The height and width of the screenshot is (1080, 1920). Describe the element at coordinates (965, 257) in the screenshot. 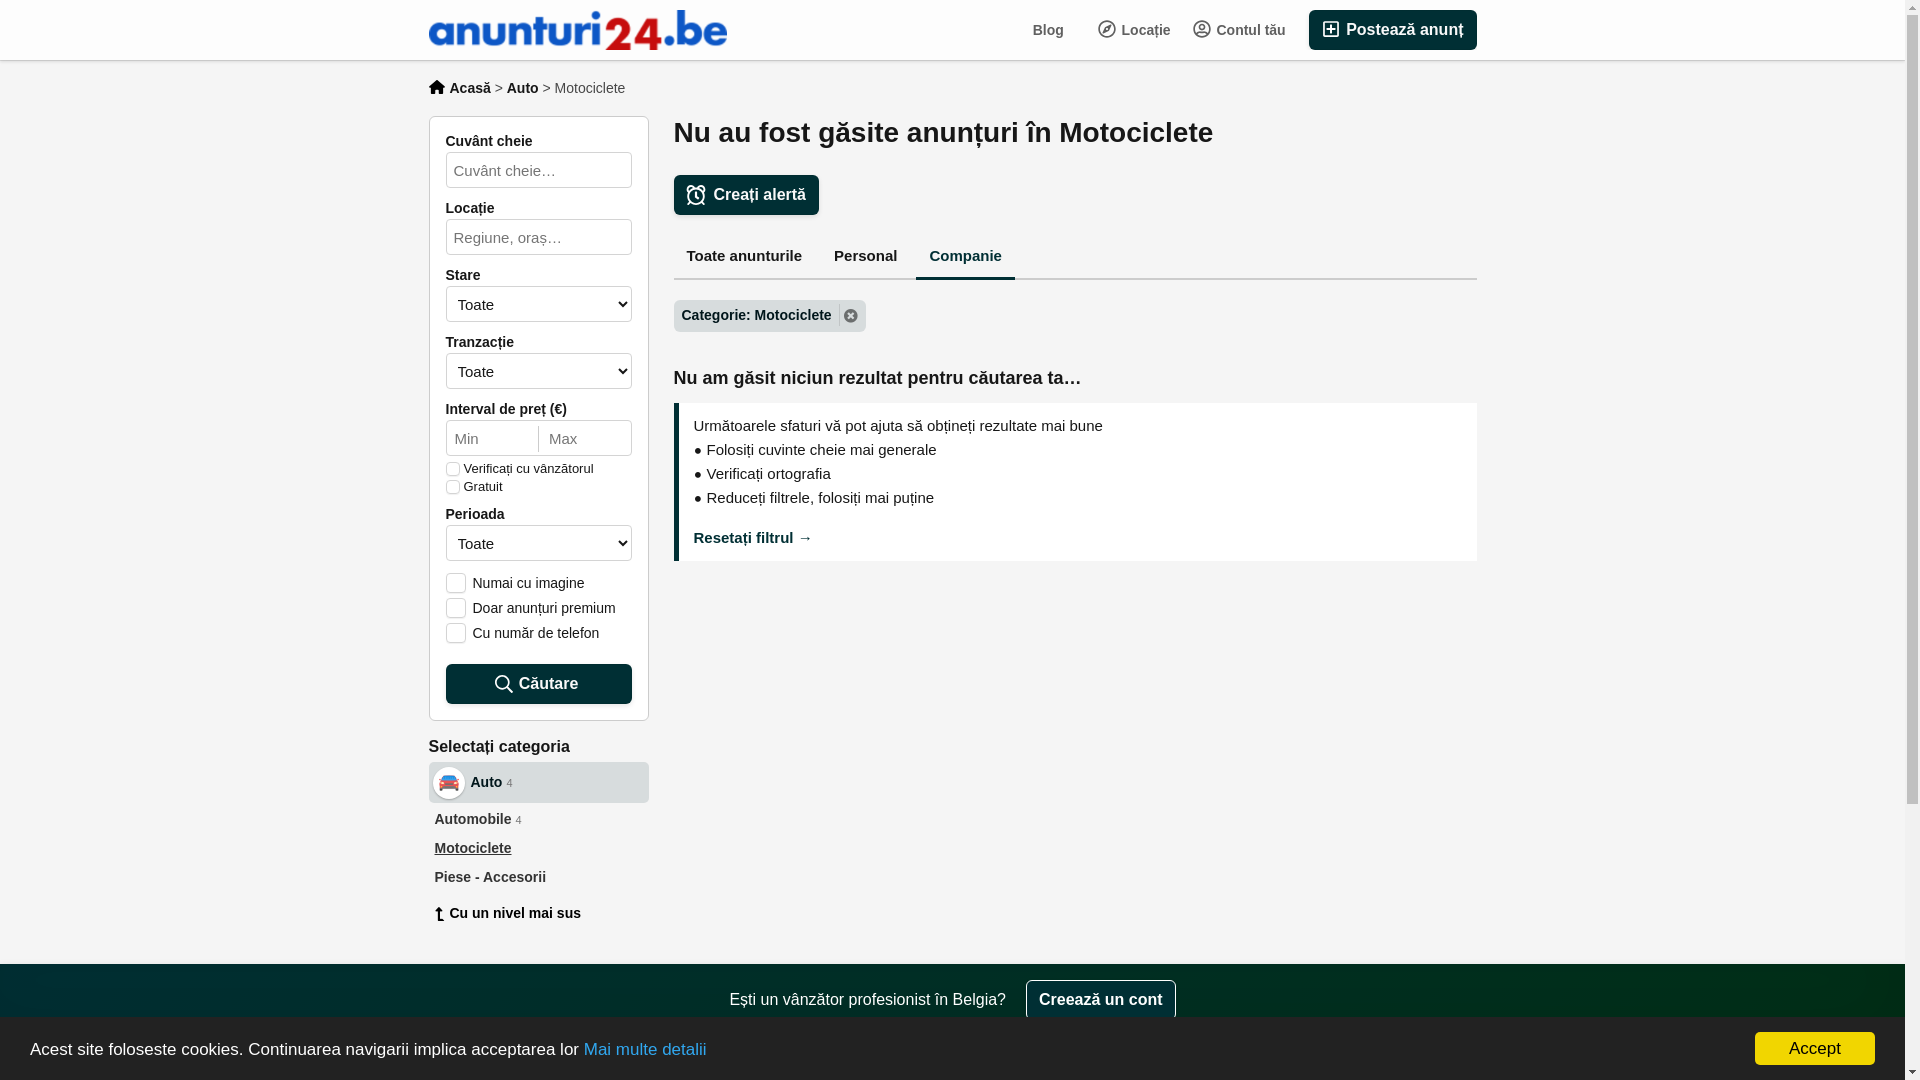

I see `'Companie'` at that location.